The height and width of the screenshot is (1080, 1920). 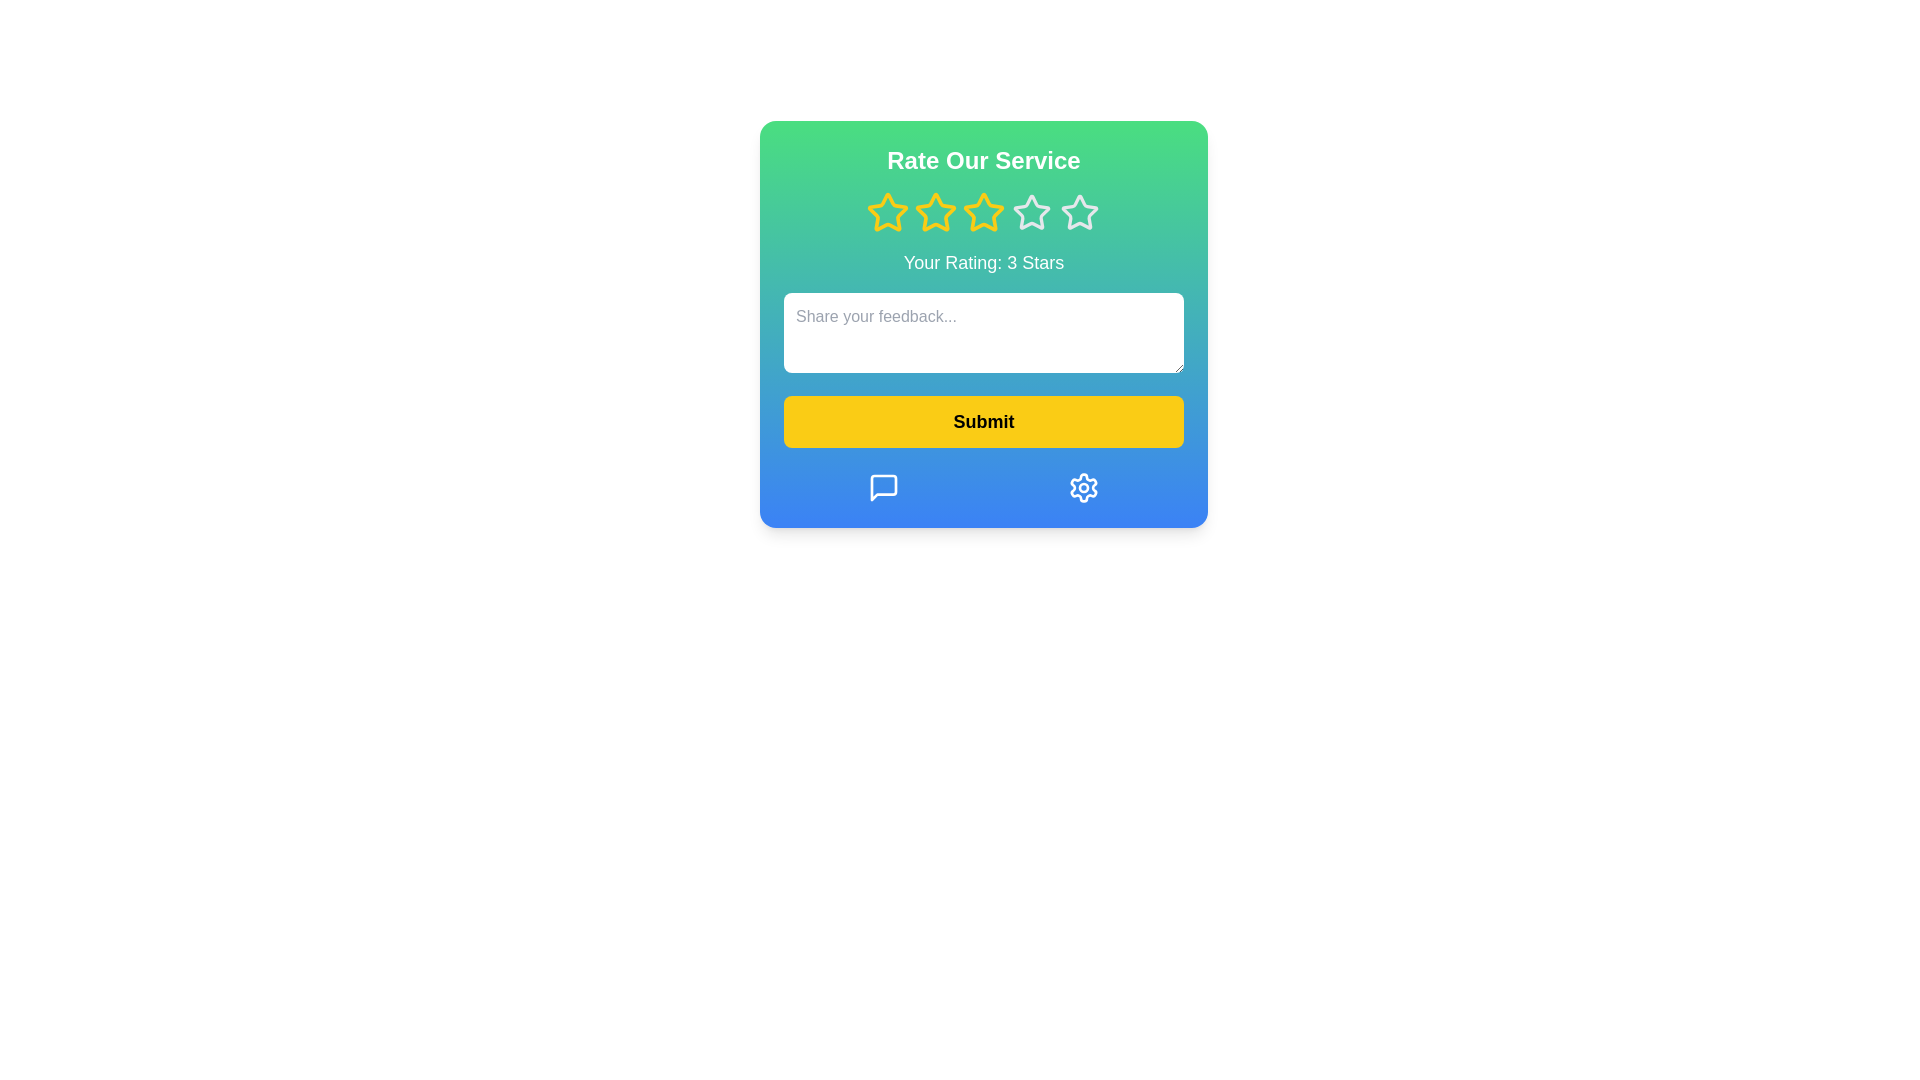 What do you see at coordinates (1079, 212) in the screenshot?
I see `the fifth star in the rating component for navigation via keyboard` at bounding box center [1079, 212].